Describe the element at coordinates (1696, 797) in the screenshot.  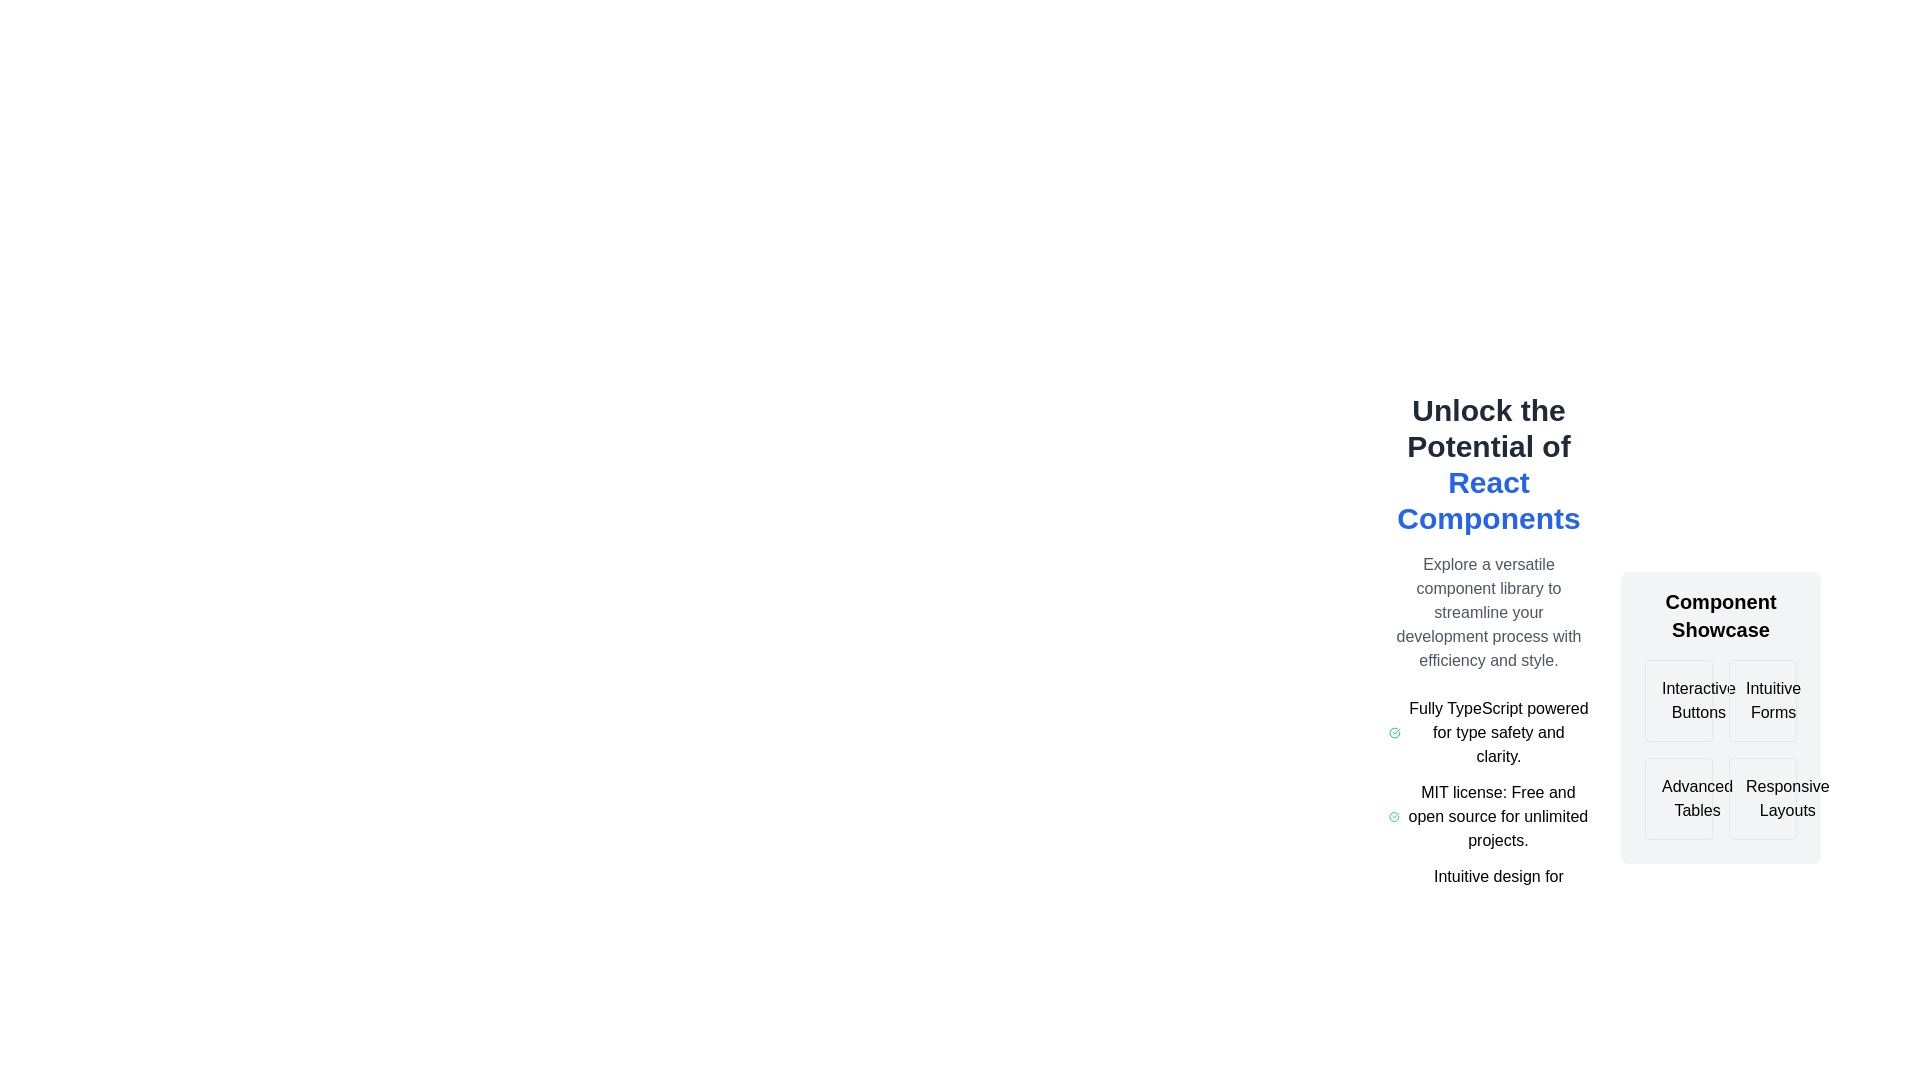
I see `the text label in the 'Component Showcase' section, located in the lower-left cell of the grid, which represents the 'Advanced Tables' feature` at that location.